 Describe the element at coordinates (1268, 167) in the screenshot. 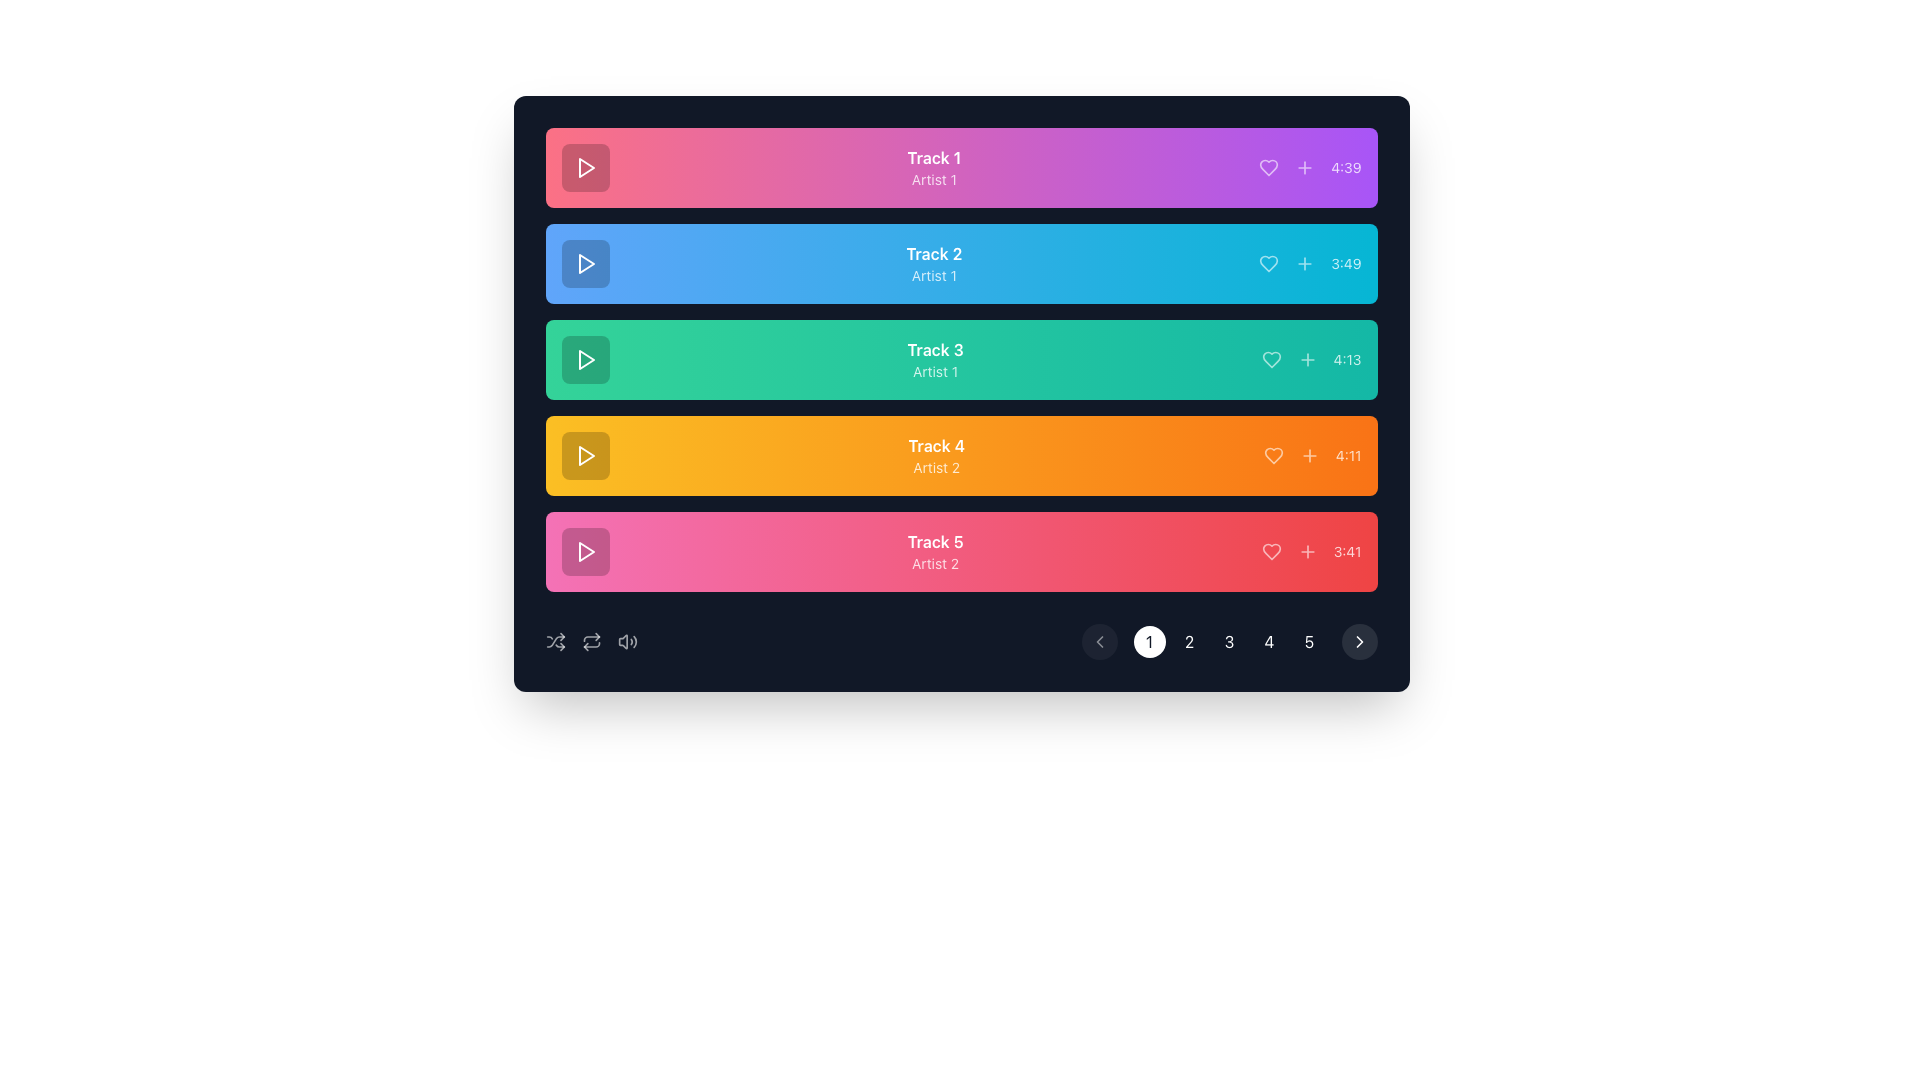

I see `the heart shape icon` at that location.